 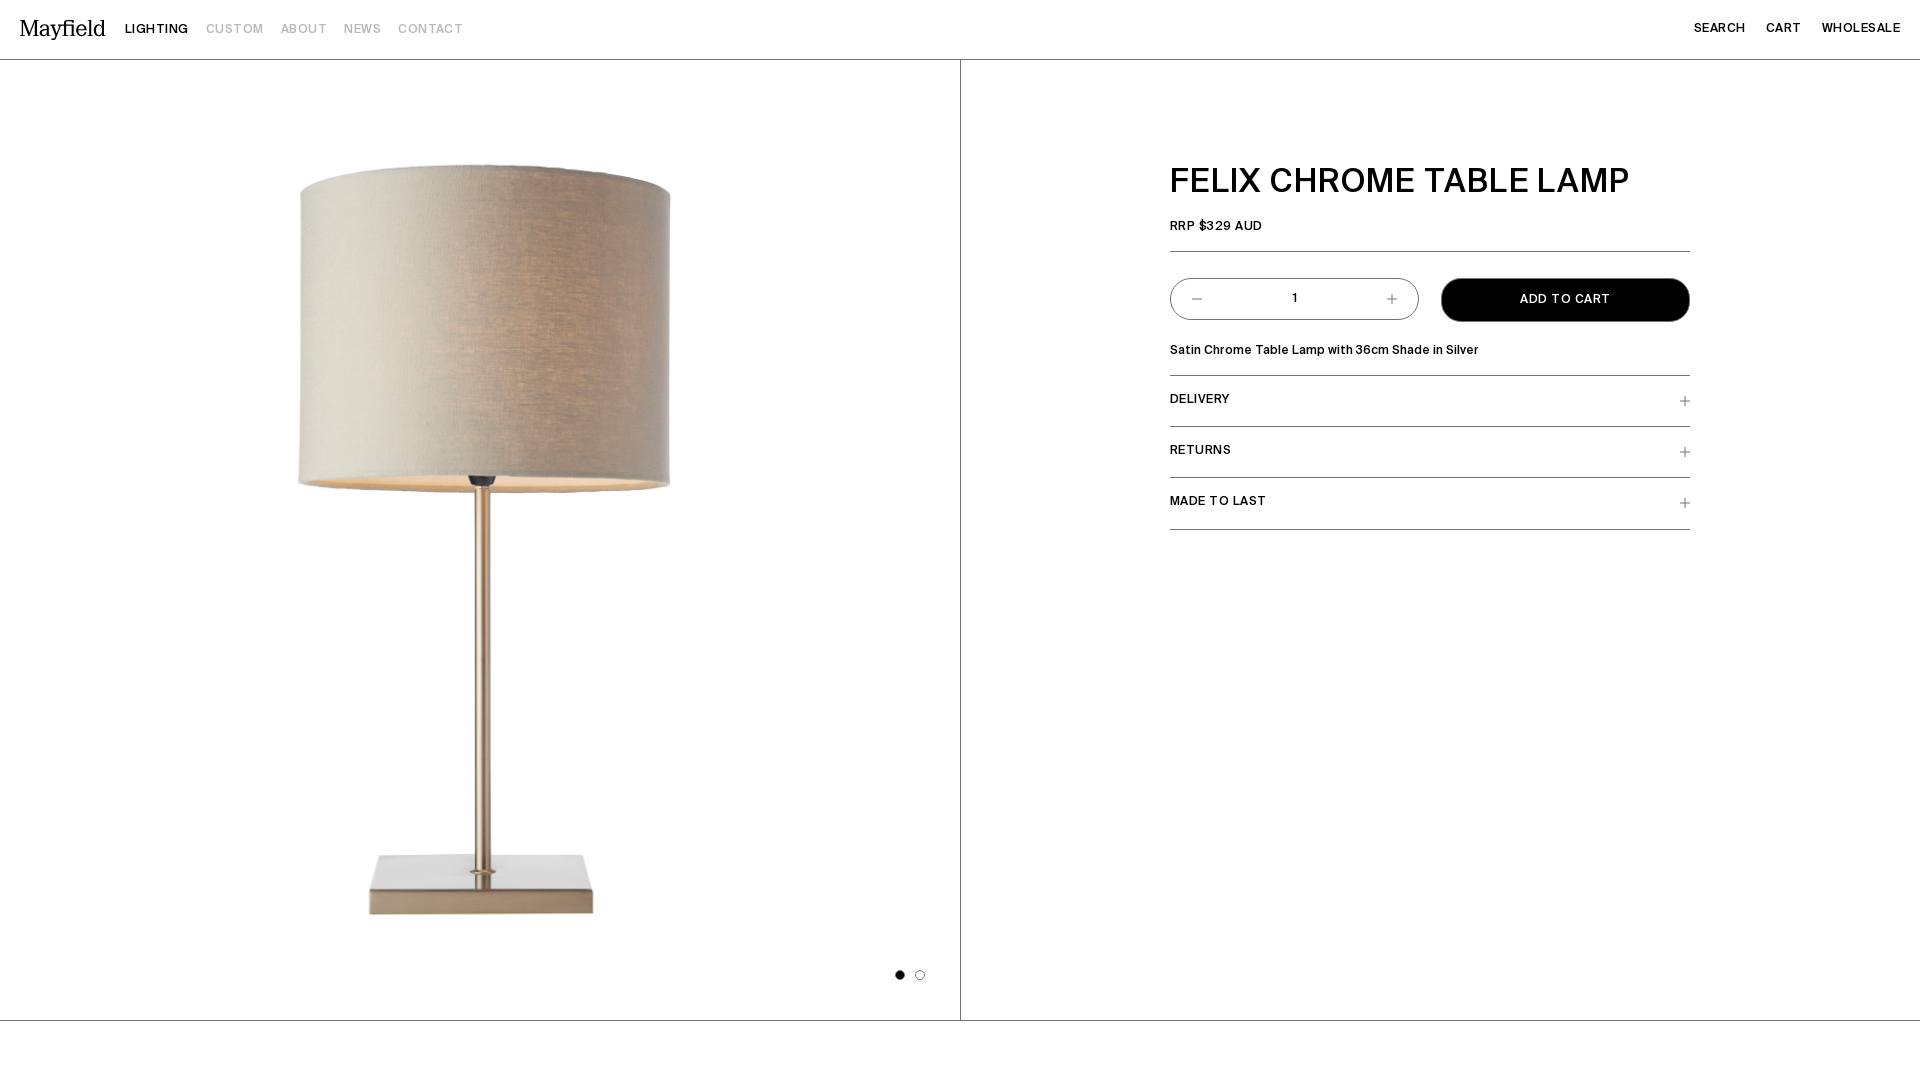 I want to click on 'LIGHTING', so click(x=123, y=29).